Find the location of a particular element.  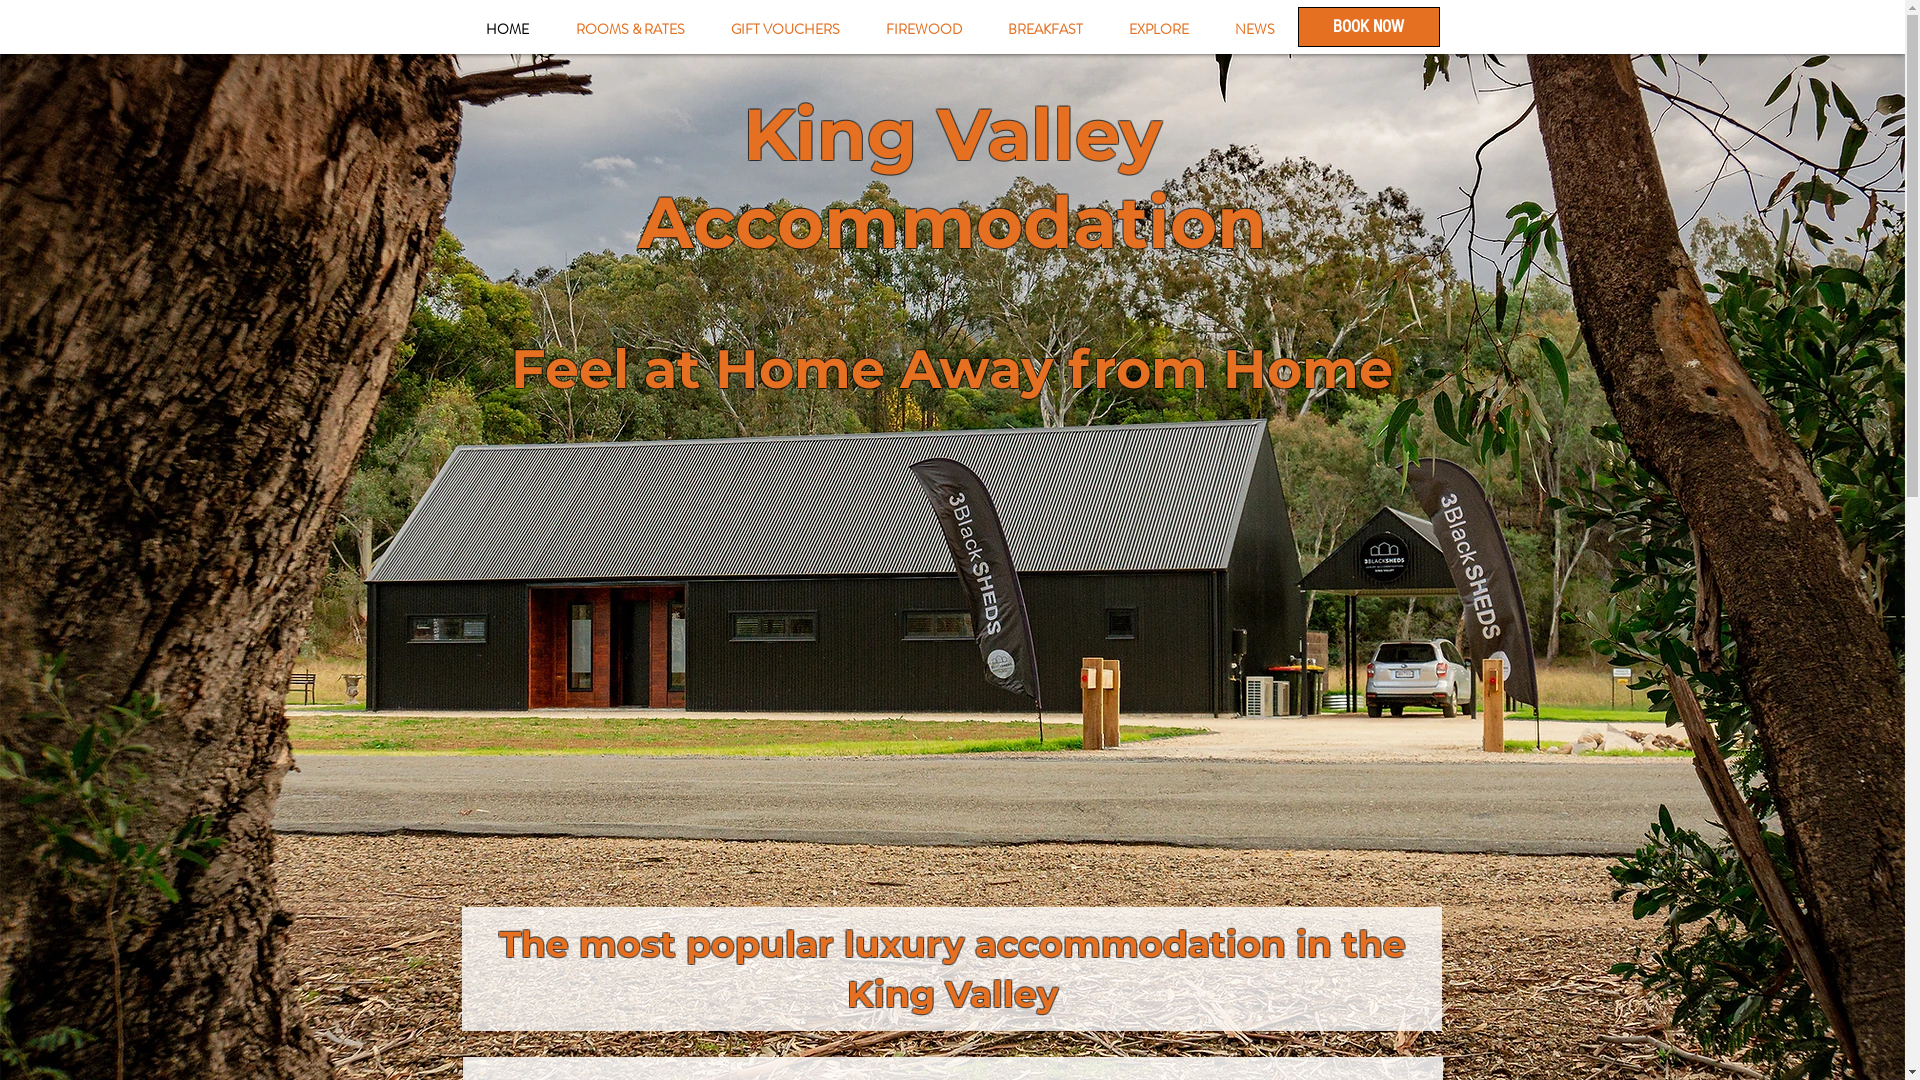

'NEWS' is located at coordinates (1253, 29).